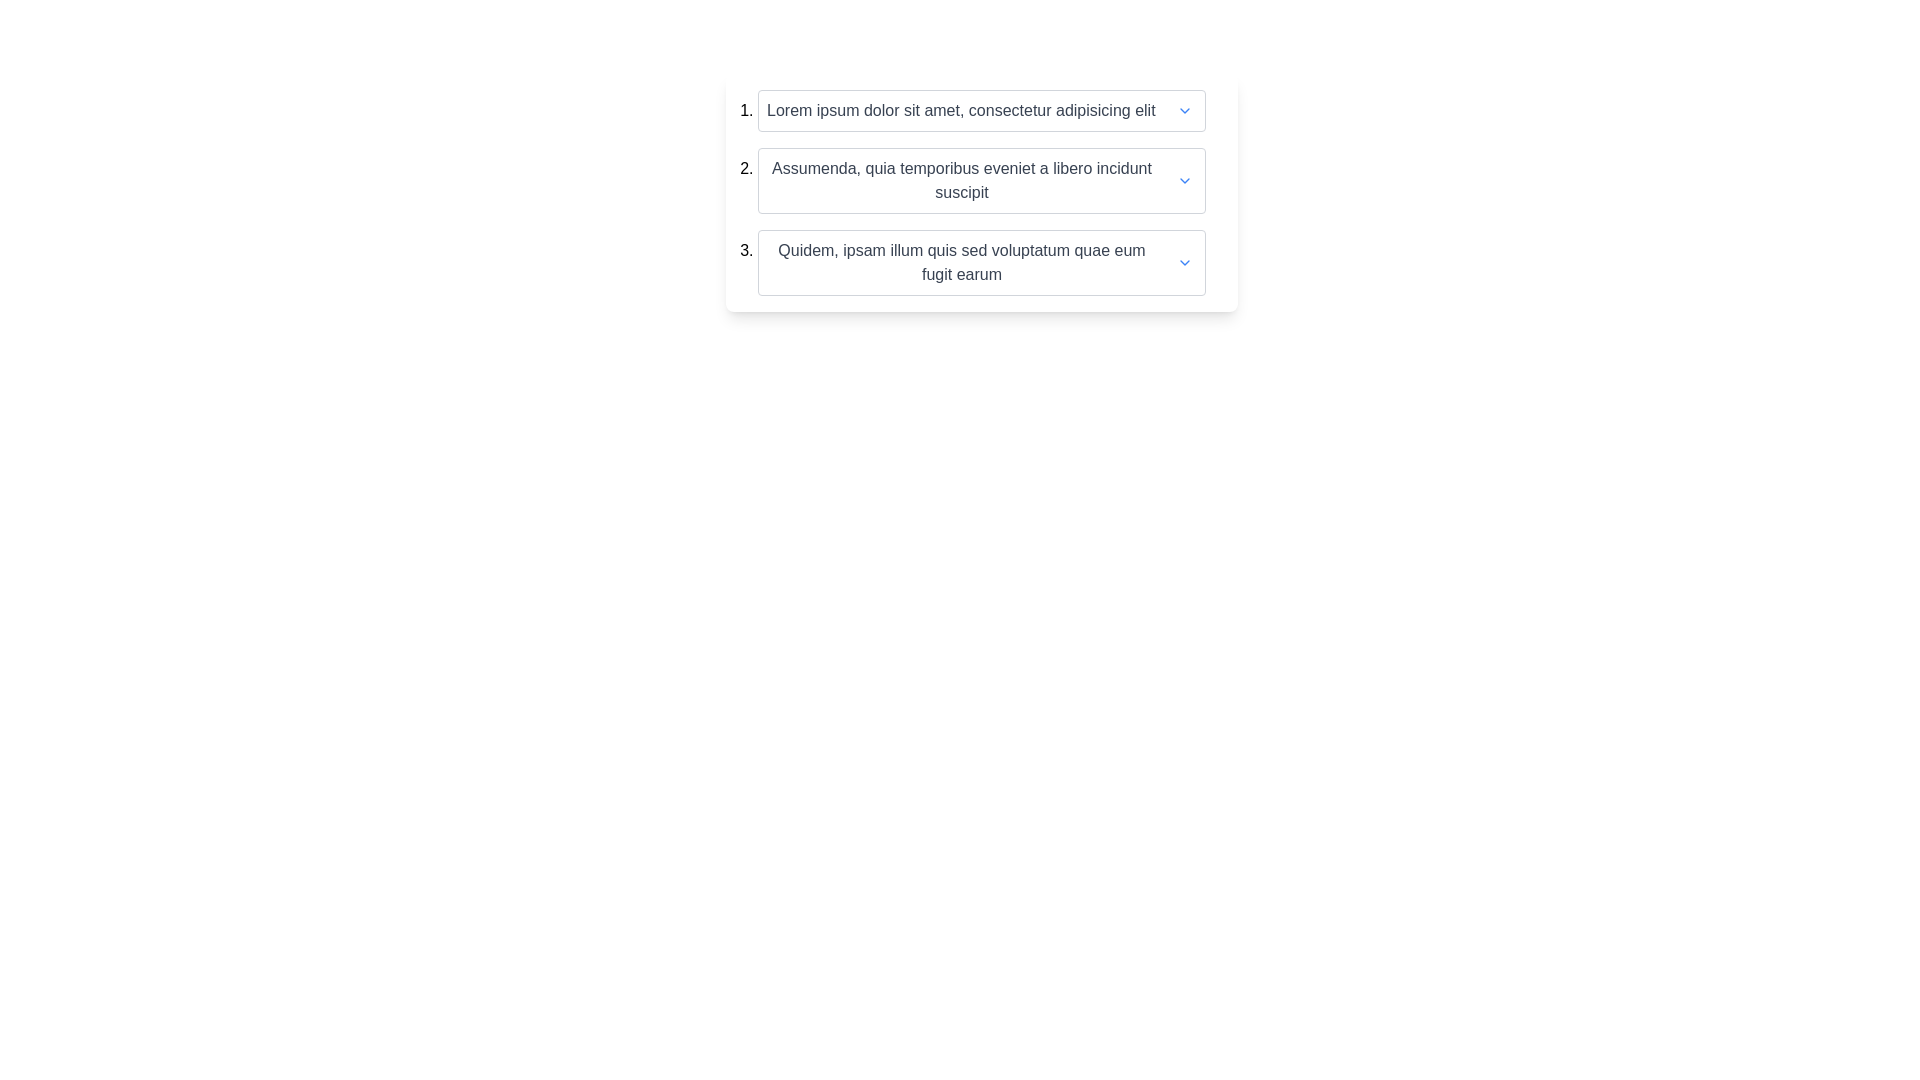 The height and width of the screenshot is (1080, 1920). Describe the element at coordinates (961, 261) in the screenshot. I see `the main textual label of the third item in a vertically stacked list, which provides a descriptive title for the associated list item` at that location.